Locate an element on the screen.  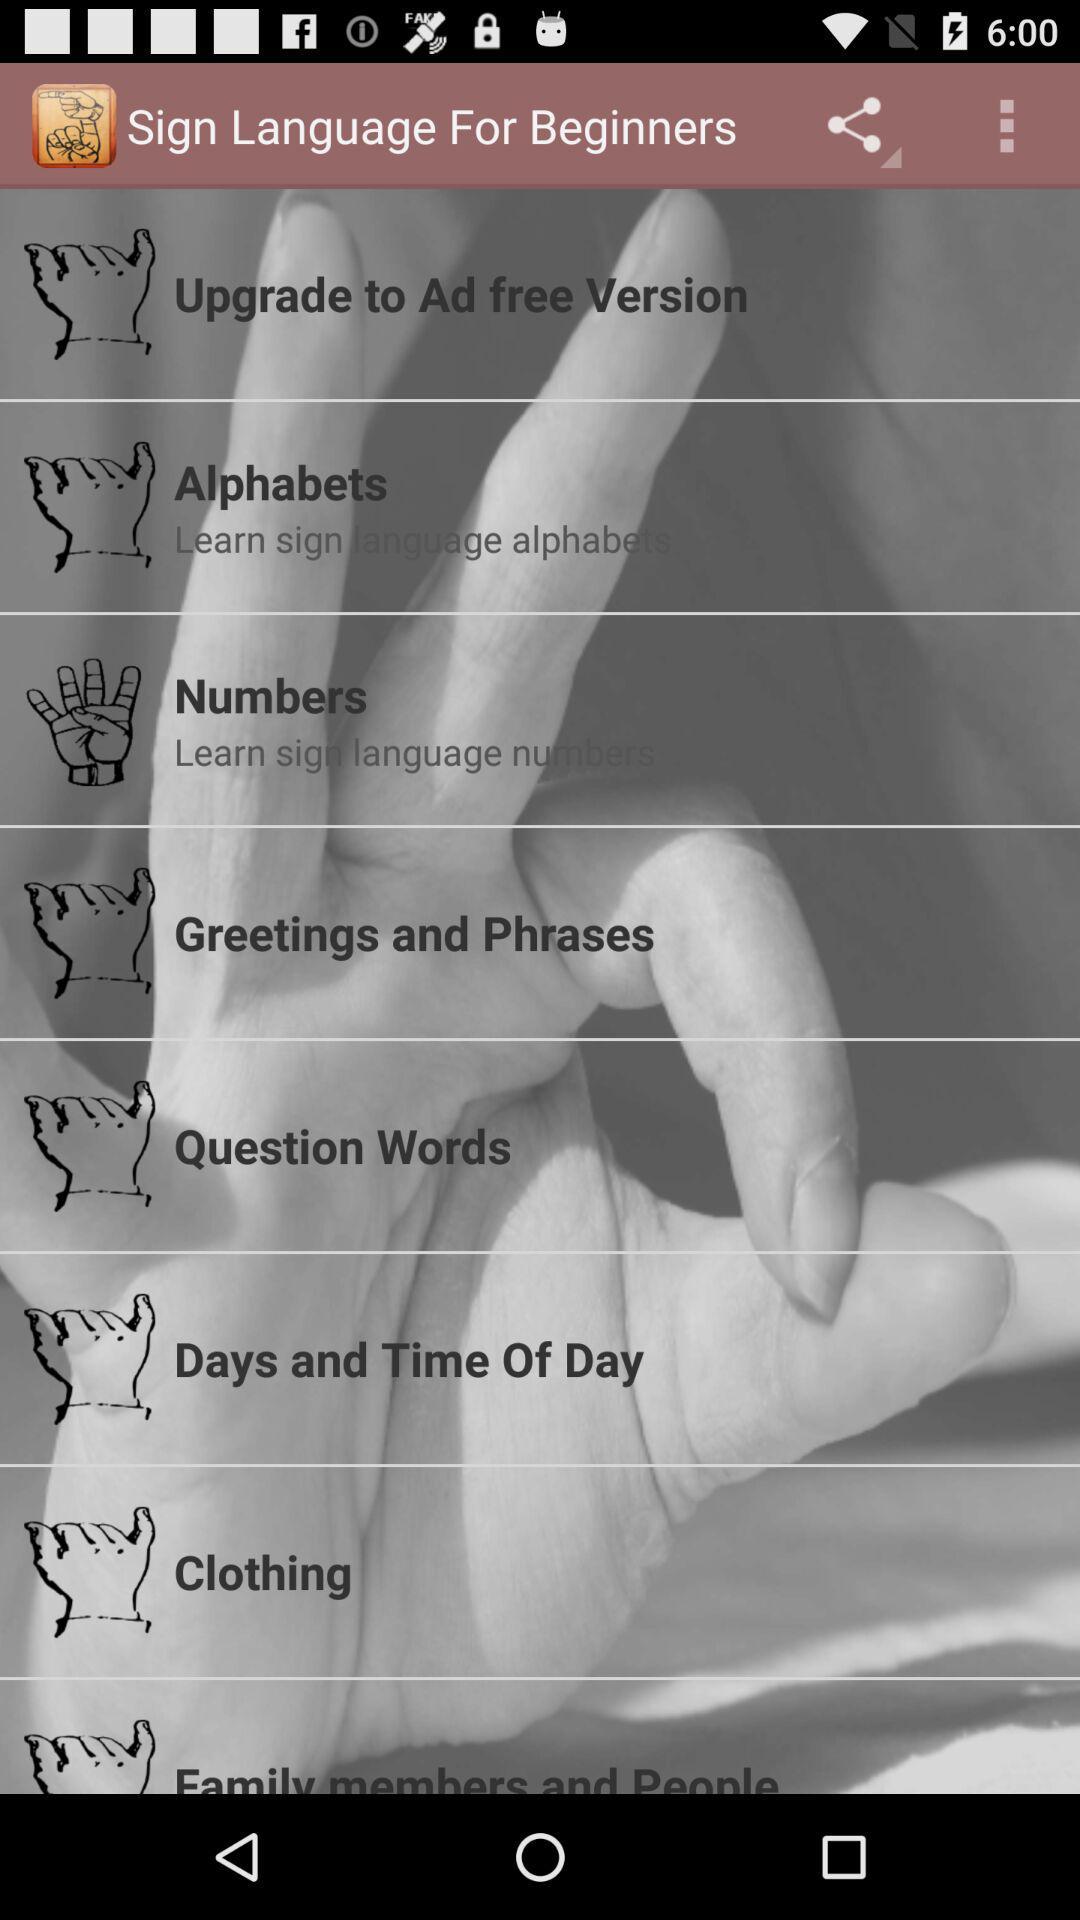
the question words icon is located at coordinates (613, 1145).